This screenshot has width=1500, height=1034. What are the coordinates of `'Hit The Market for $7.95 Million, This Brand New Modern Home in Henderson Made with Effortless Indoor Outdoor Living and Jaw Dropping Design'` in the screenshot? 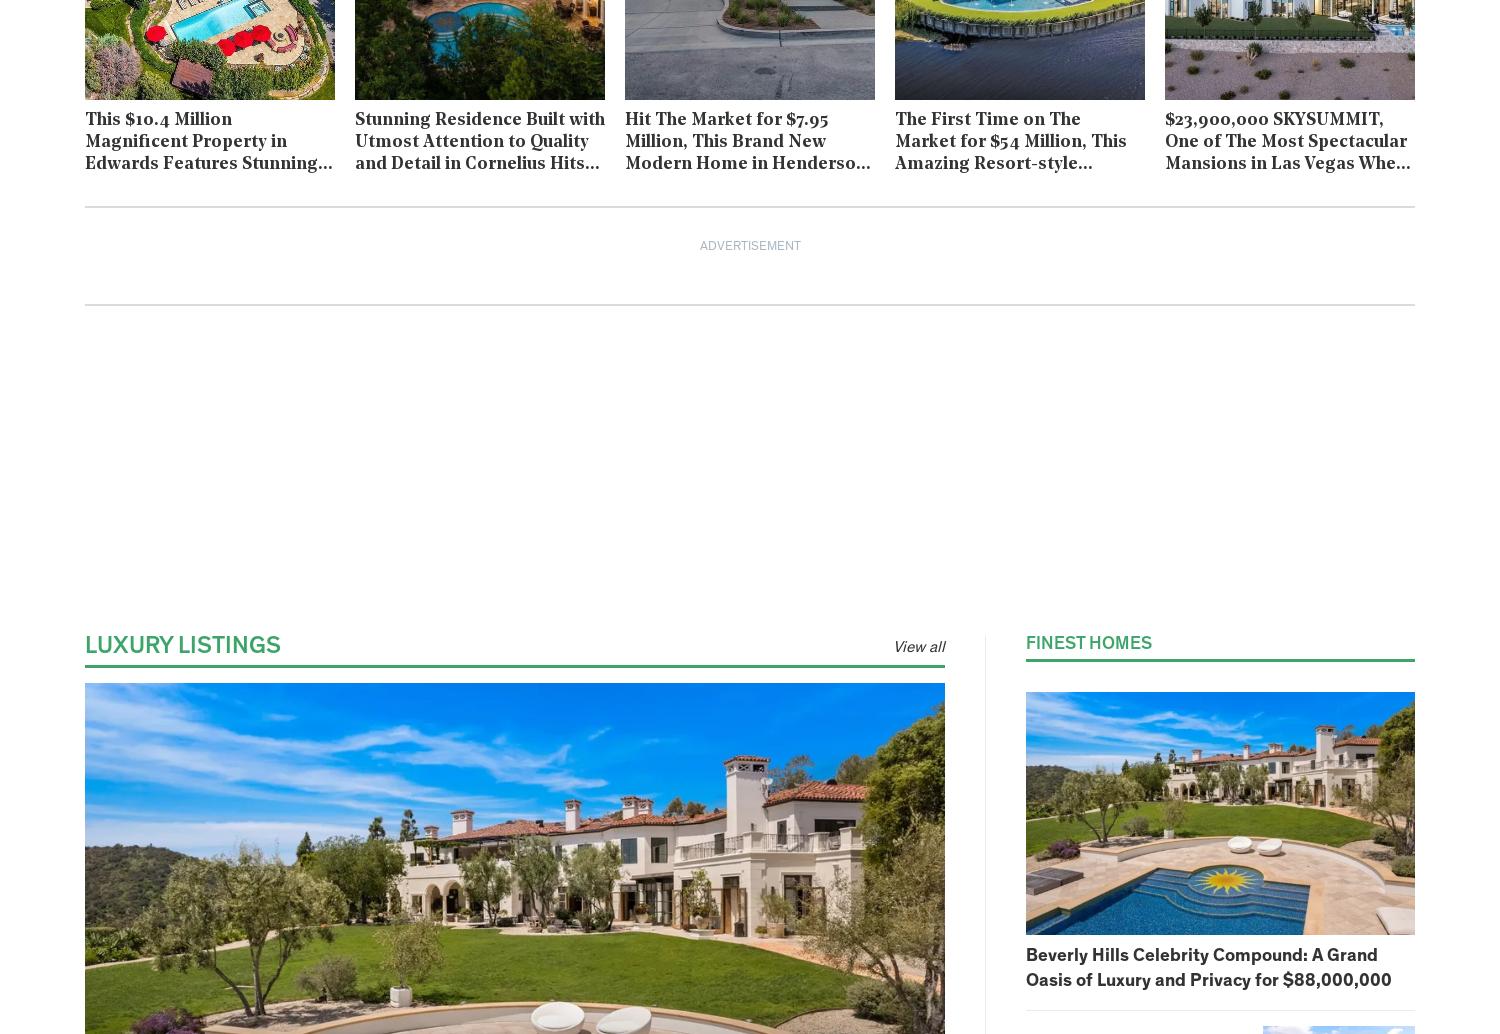 It's located at (744, 175).